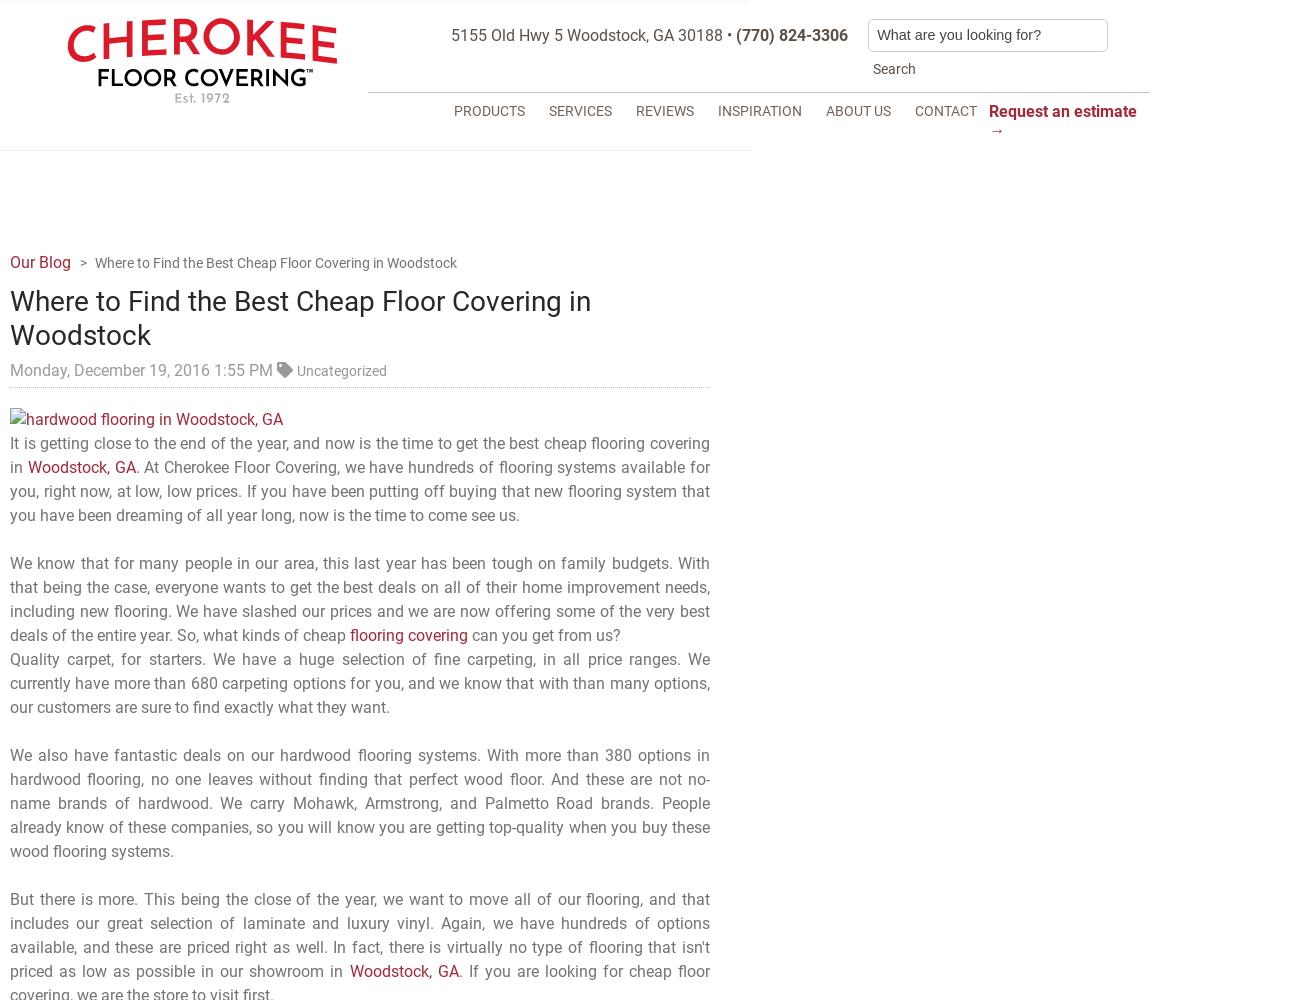 The height and width of the screenshot is (1000, 1300). Describe the element at coordinates (9, 598) in the screenshot. I see `'We know that for many people in our area, this last year has been tough on family budgets. With that being the case, everyone wants to get the best deals on all of their home improvement needs, including new flooring. We have slashed our prices and we are now offering some of the very best deals of the entire year. So, what kinds of cheap'` at that location.